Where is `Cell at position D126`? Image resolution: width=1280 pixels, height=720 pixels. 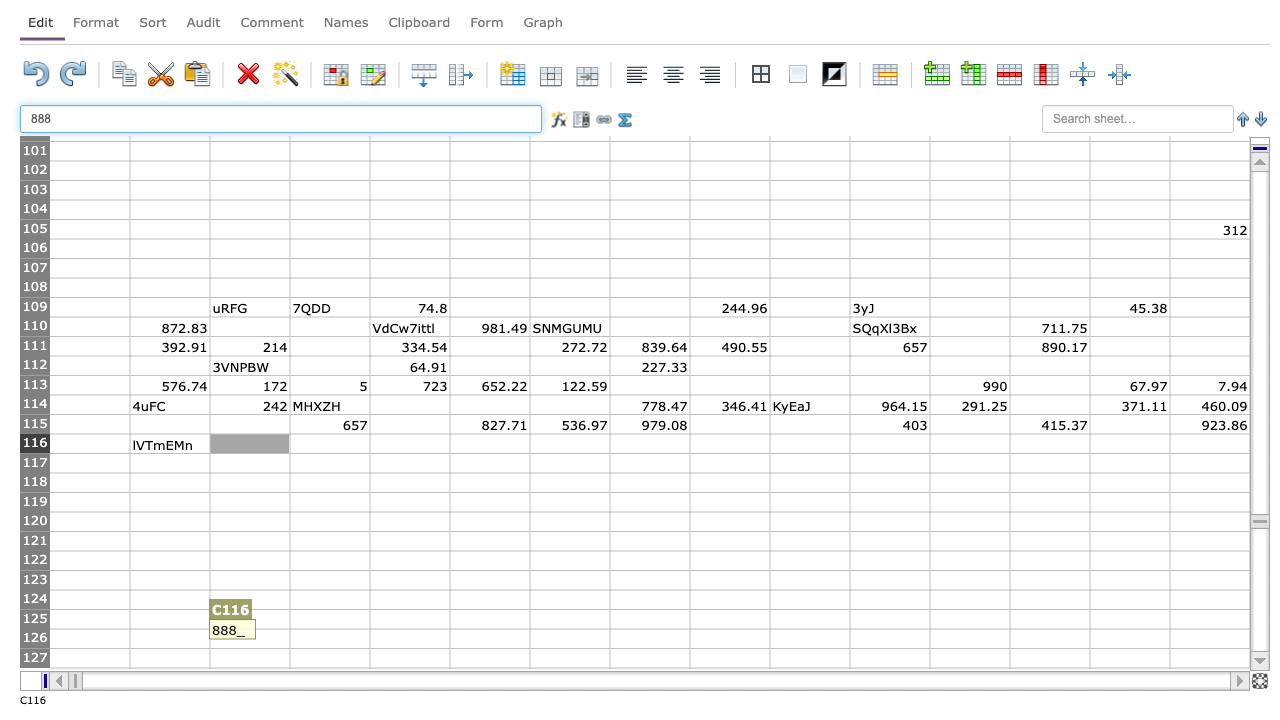 Cell at position D126 is located at coordinates (329, 638).